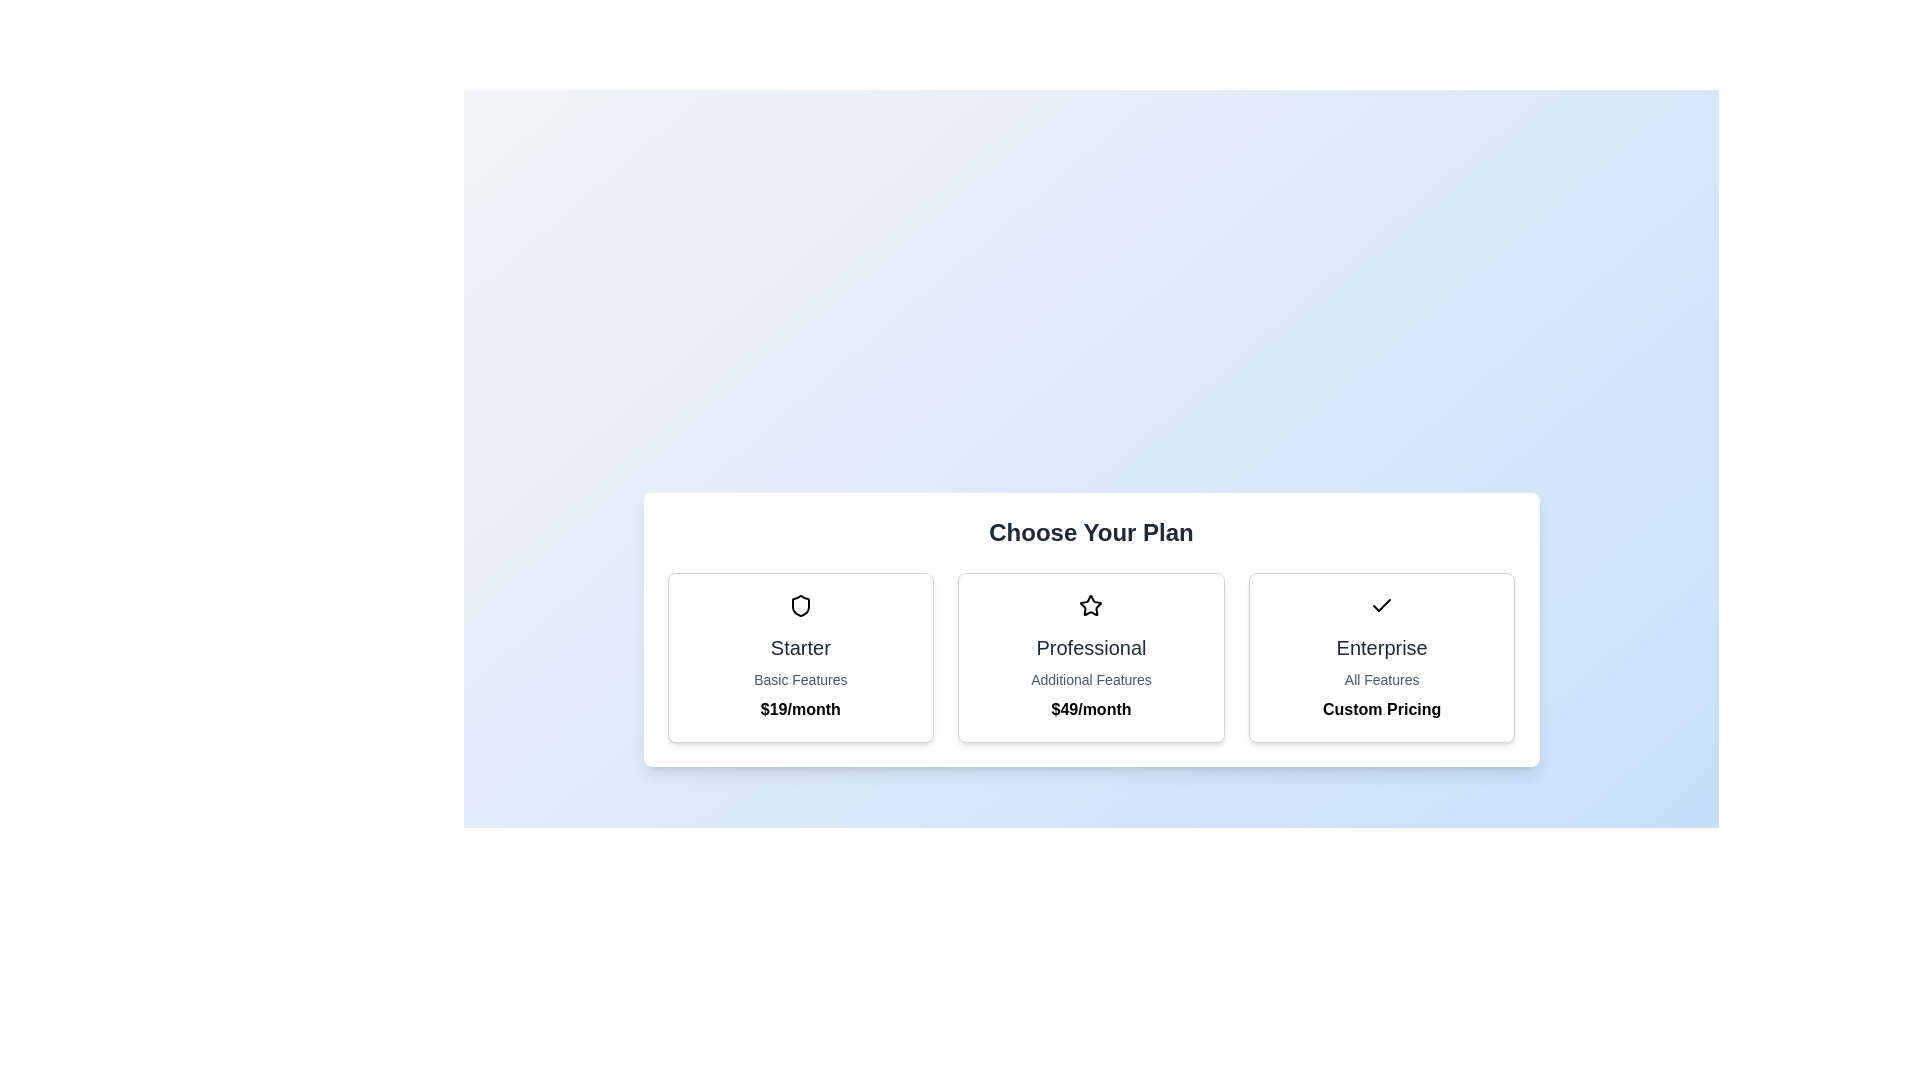 The width and height of the screenshot is (1920, 1080). What do you see at coordinates (800, 658) in the screenshot?
I see `the 'Starter' card element, which features a shield icon, the title 'Starter' in bold, a subtitle 'Basic Features', and pricing '$19/month' at the bottom` at bounding box center [800, 658].